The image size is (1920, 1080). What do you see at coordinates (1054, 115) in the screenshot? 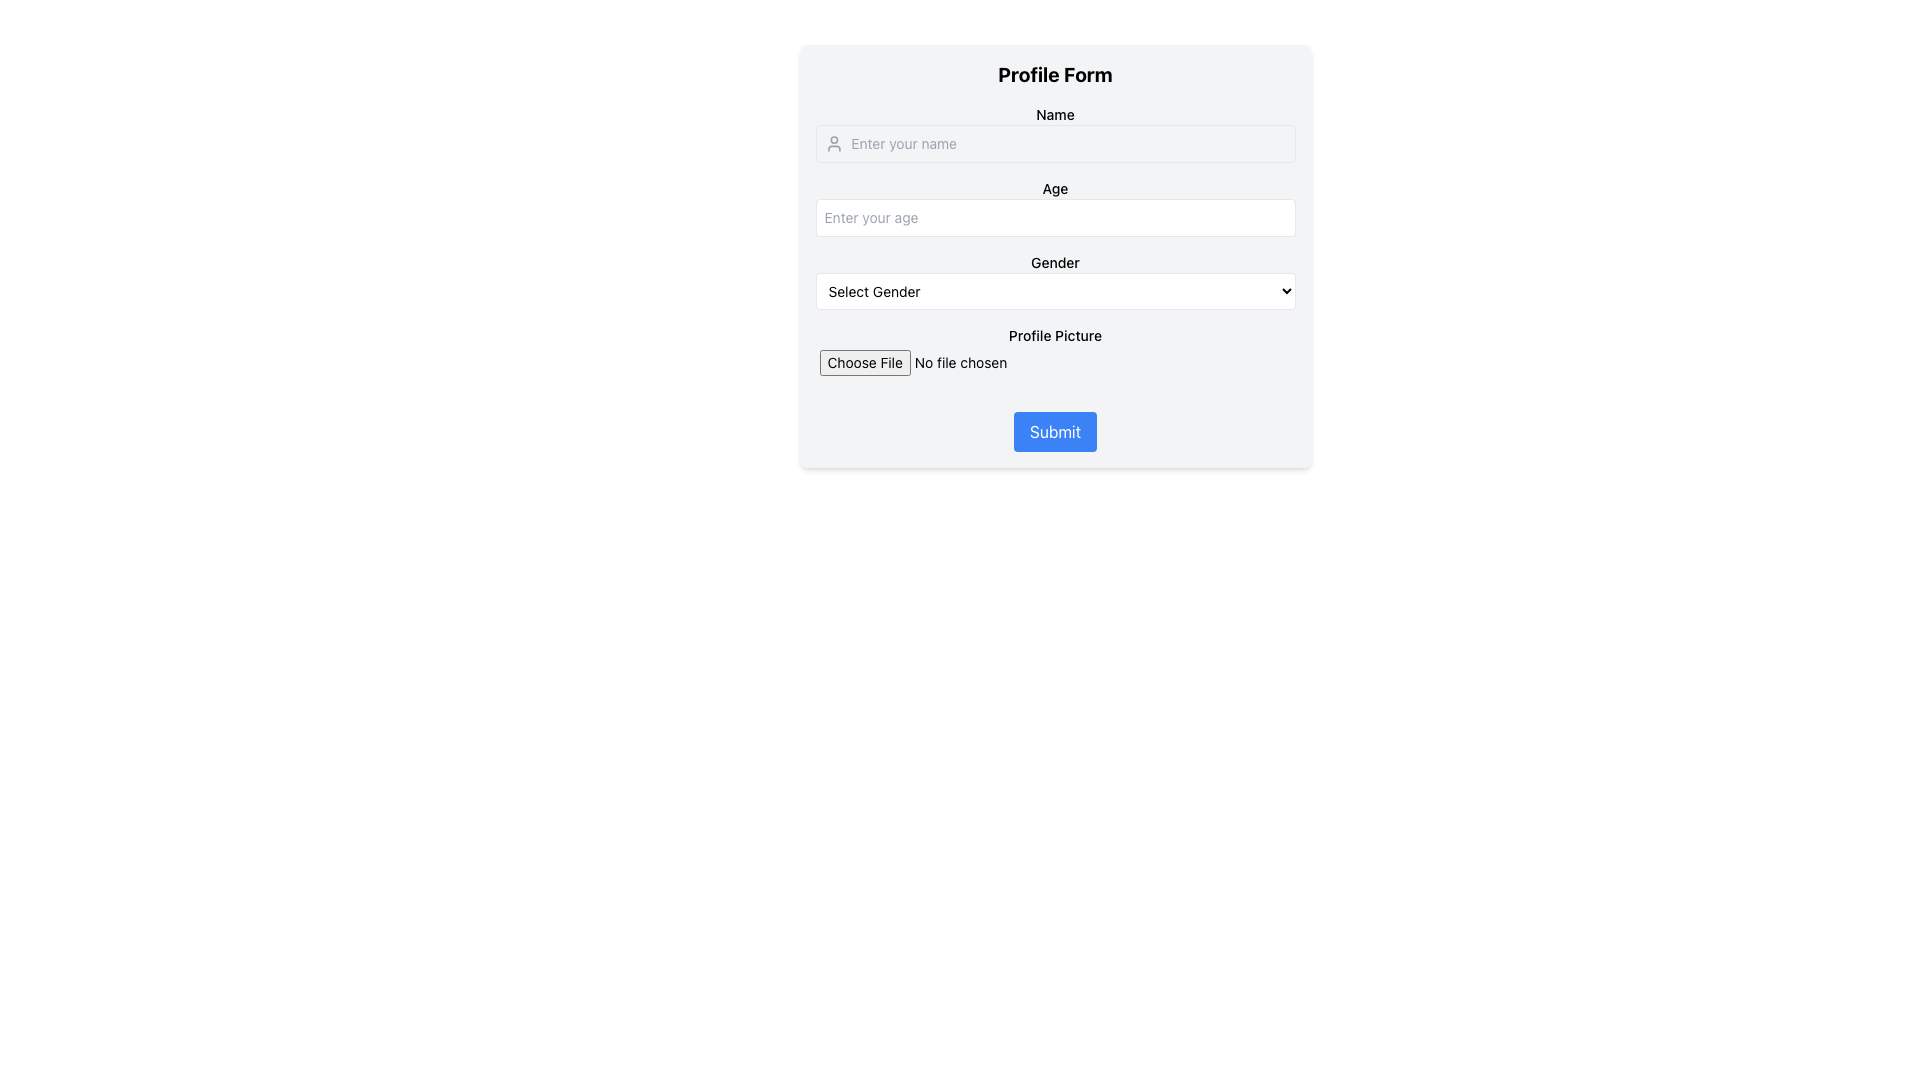
I see `the Text label indicating the name input field in the profile form interface` at bounding box center [1054, 115].